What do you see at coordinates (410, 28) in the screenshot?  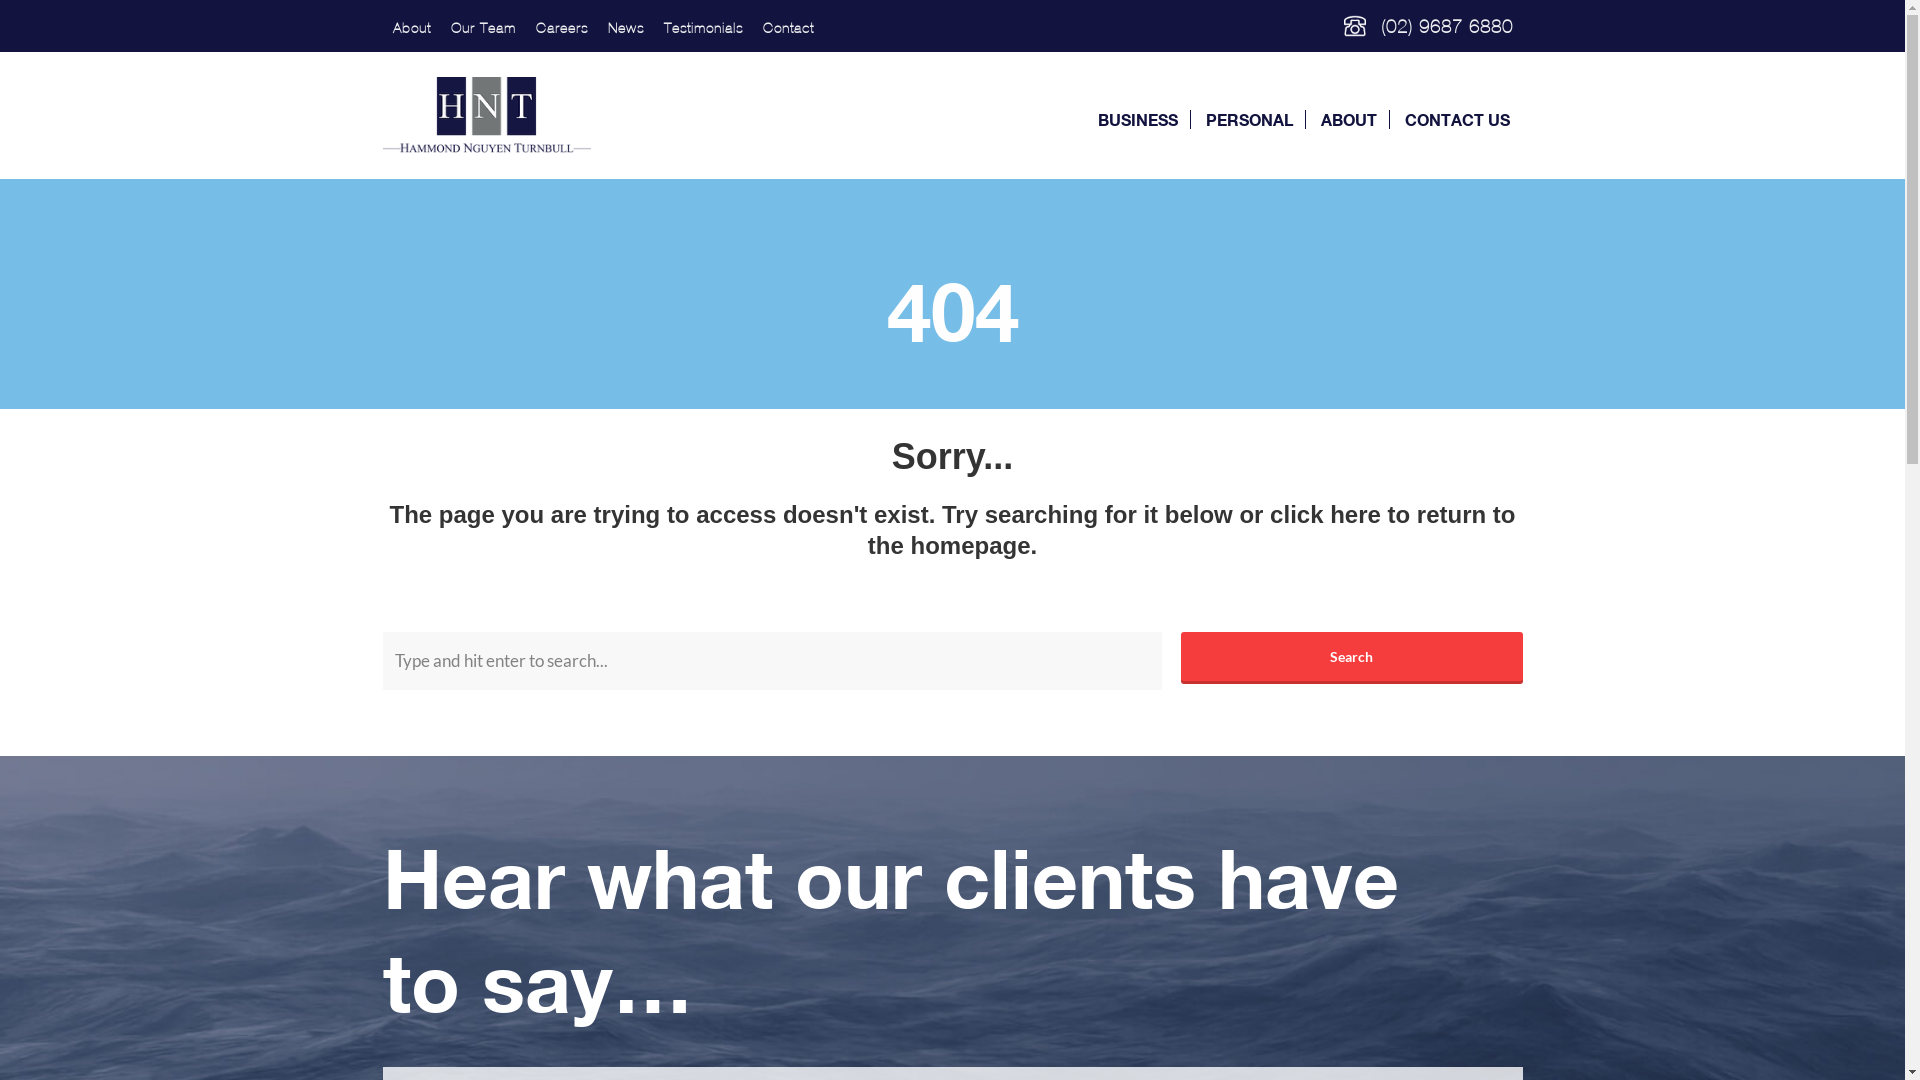 I see `'About'` at bounding box center [410, 28].